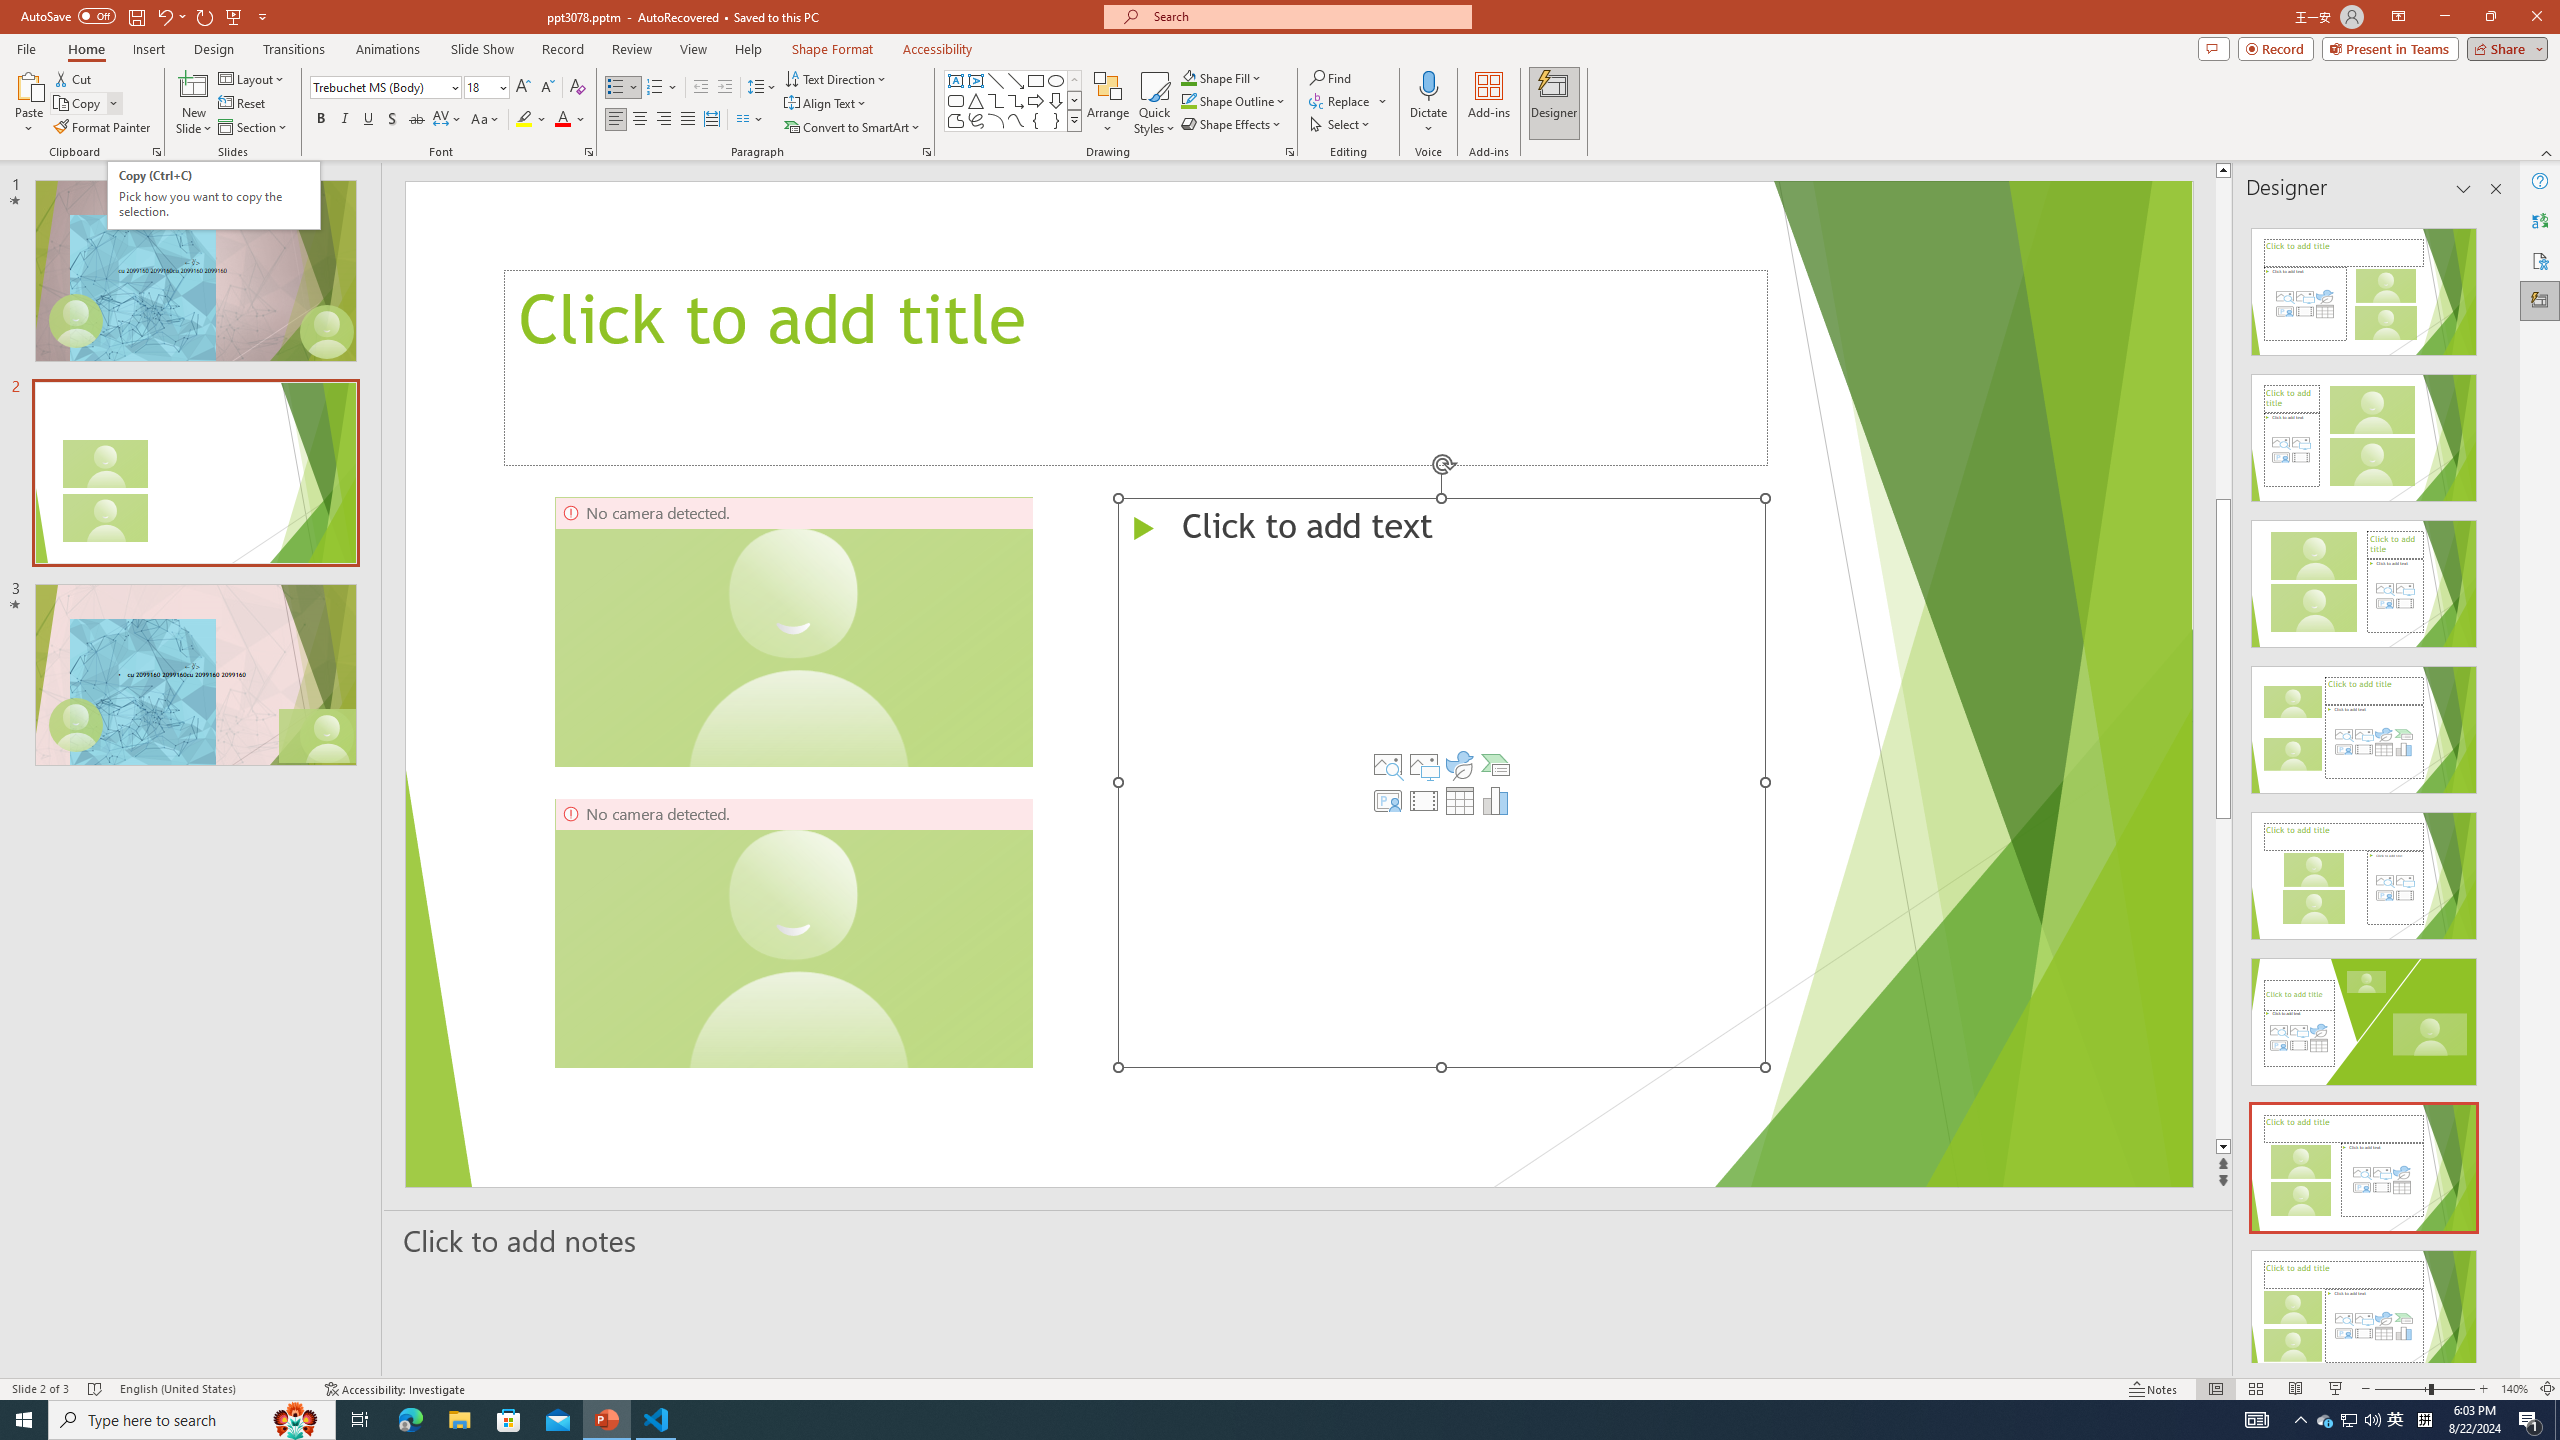 This screenshot has width=2560, height=1440. I want to click on 'Insert a SmartArt Graphic', so click(1496, 763).